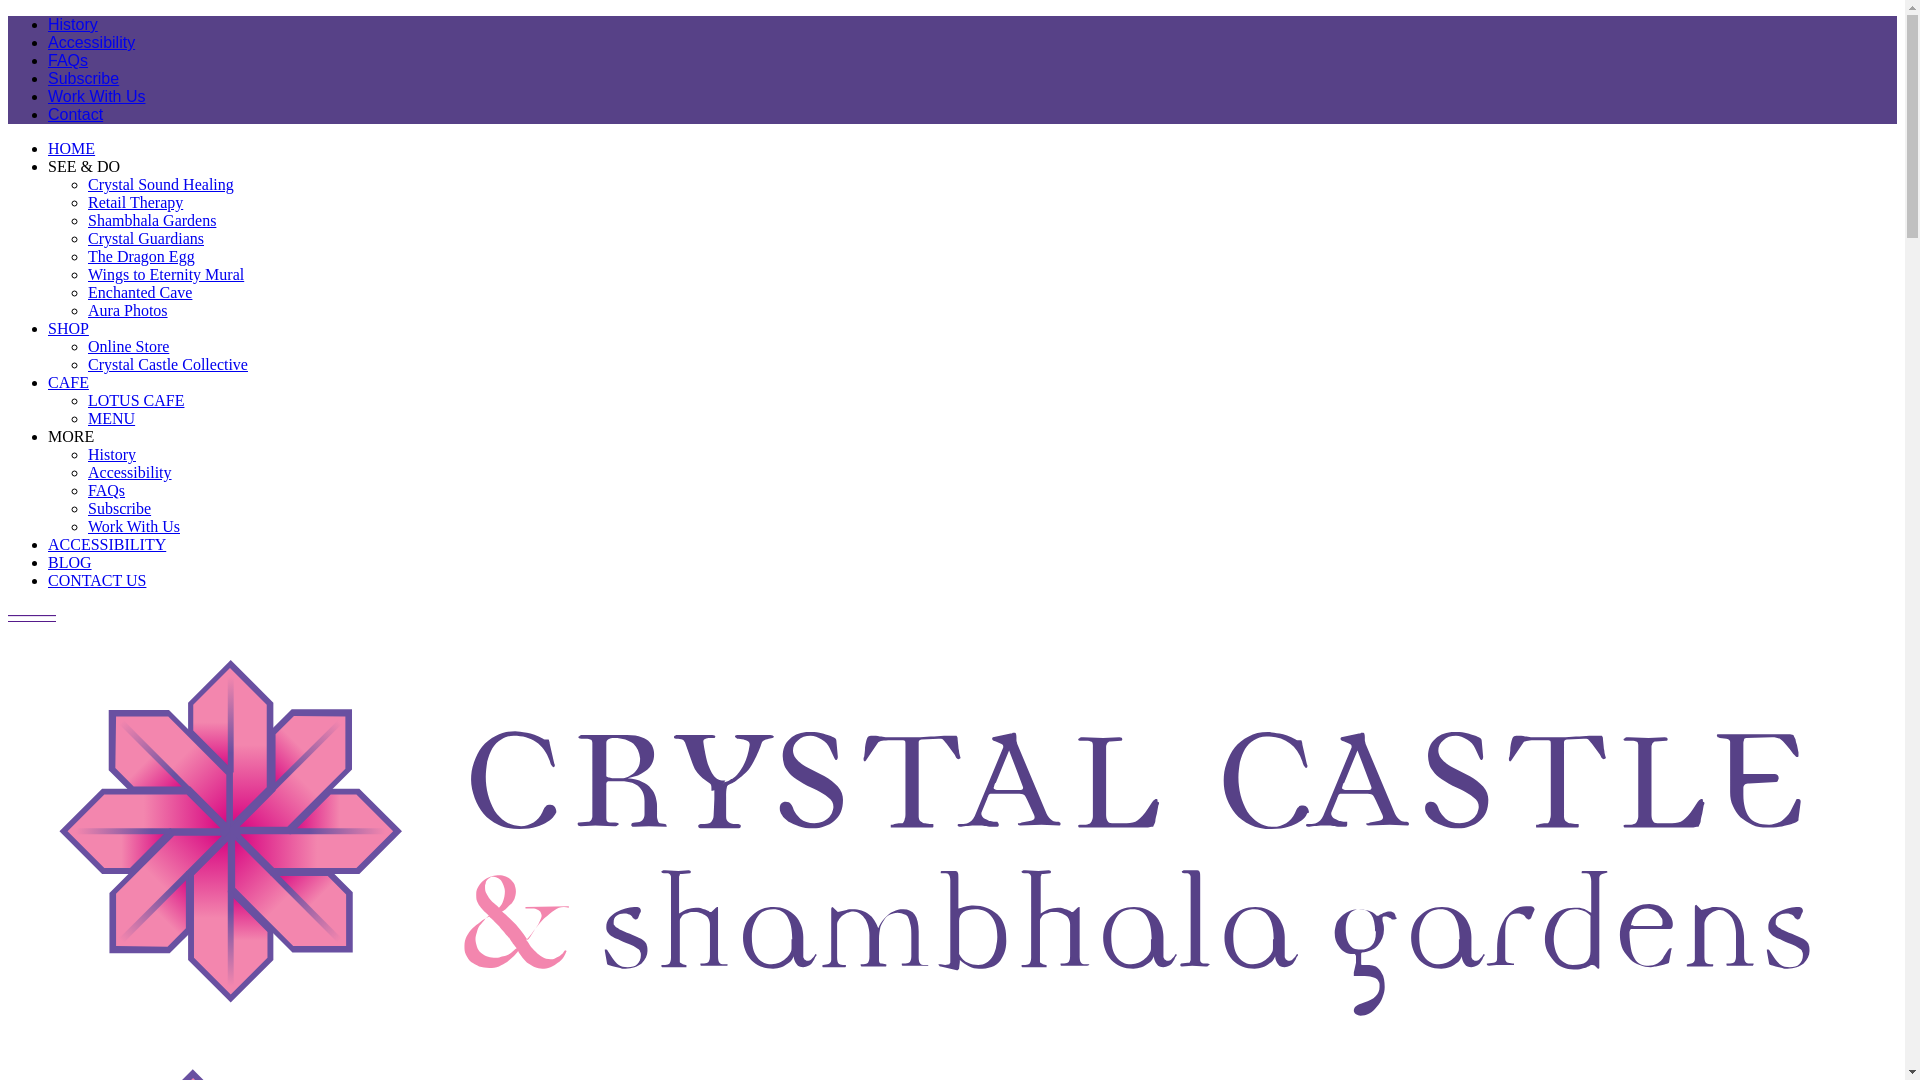 Image resolution: width=1920 pixels, height=1080 pixels. Describe the element at coordinates (144, 237) in the screenshot. I see `'Crystal Guardians'` at that location.